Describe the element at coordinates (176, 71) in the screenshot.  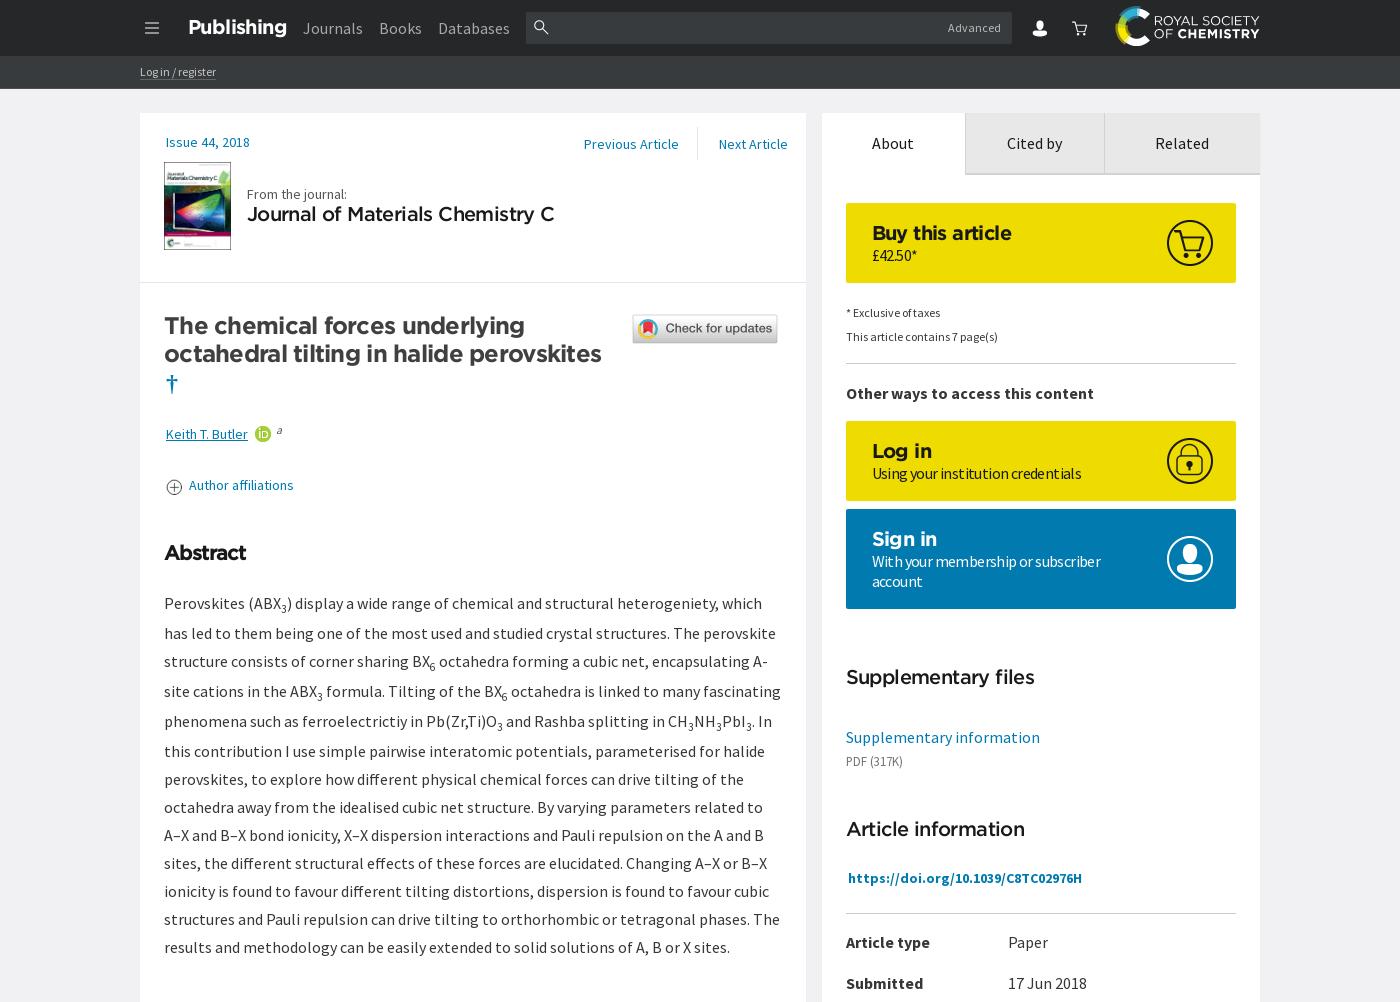
I see `'Log in / register'` at that location.